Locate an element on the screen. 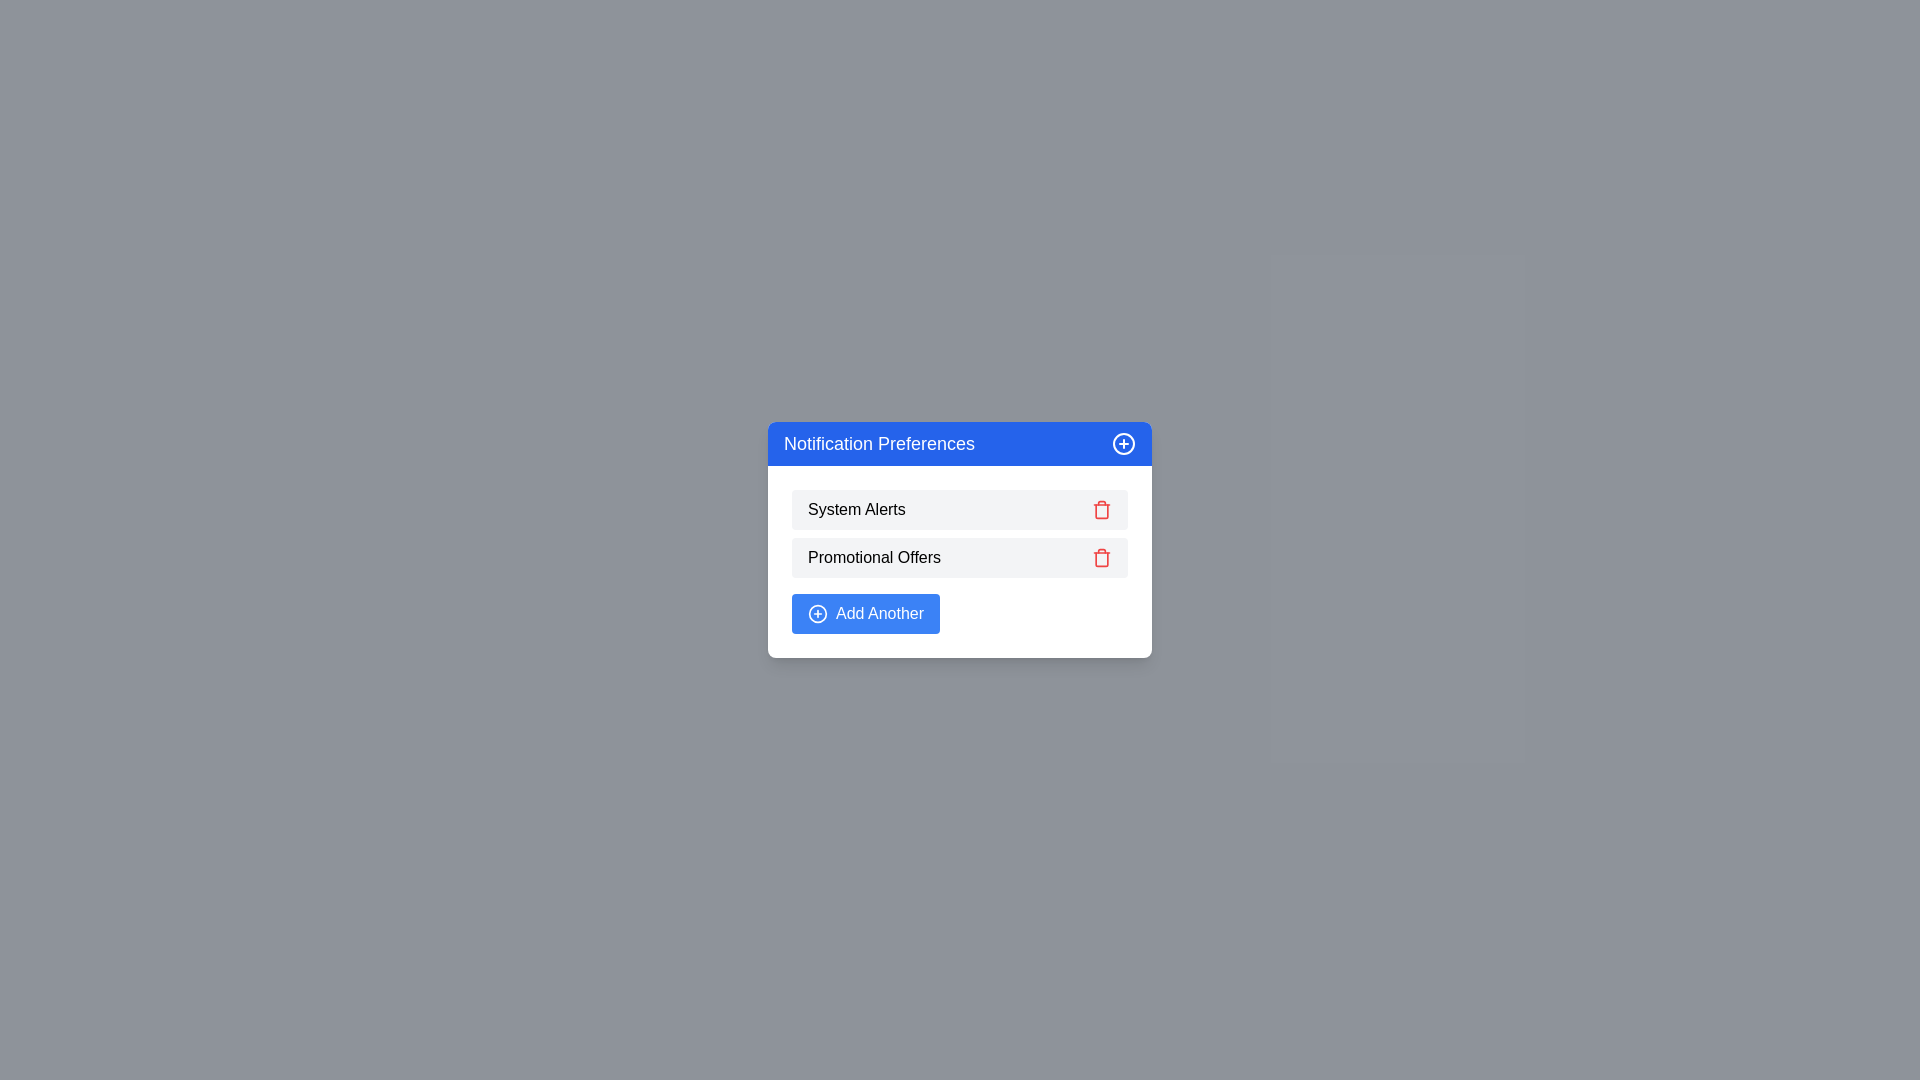 Image resolution: width=1920 pixels, height=1080 pixels. the action button located at the bottom of the notification preference card is located at coordinates (866, 612).